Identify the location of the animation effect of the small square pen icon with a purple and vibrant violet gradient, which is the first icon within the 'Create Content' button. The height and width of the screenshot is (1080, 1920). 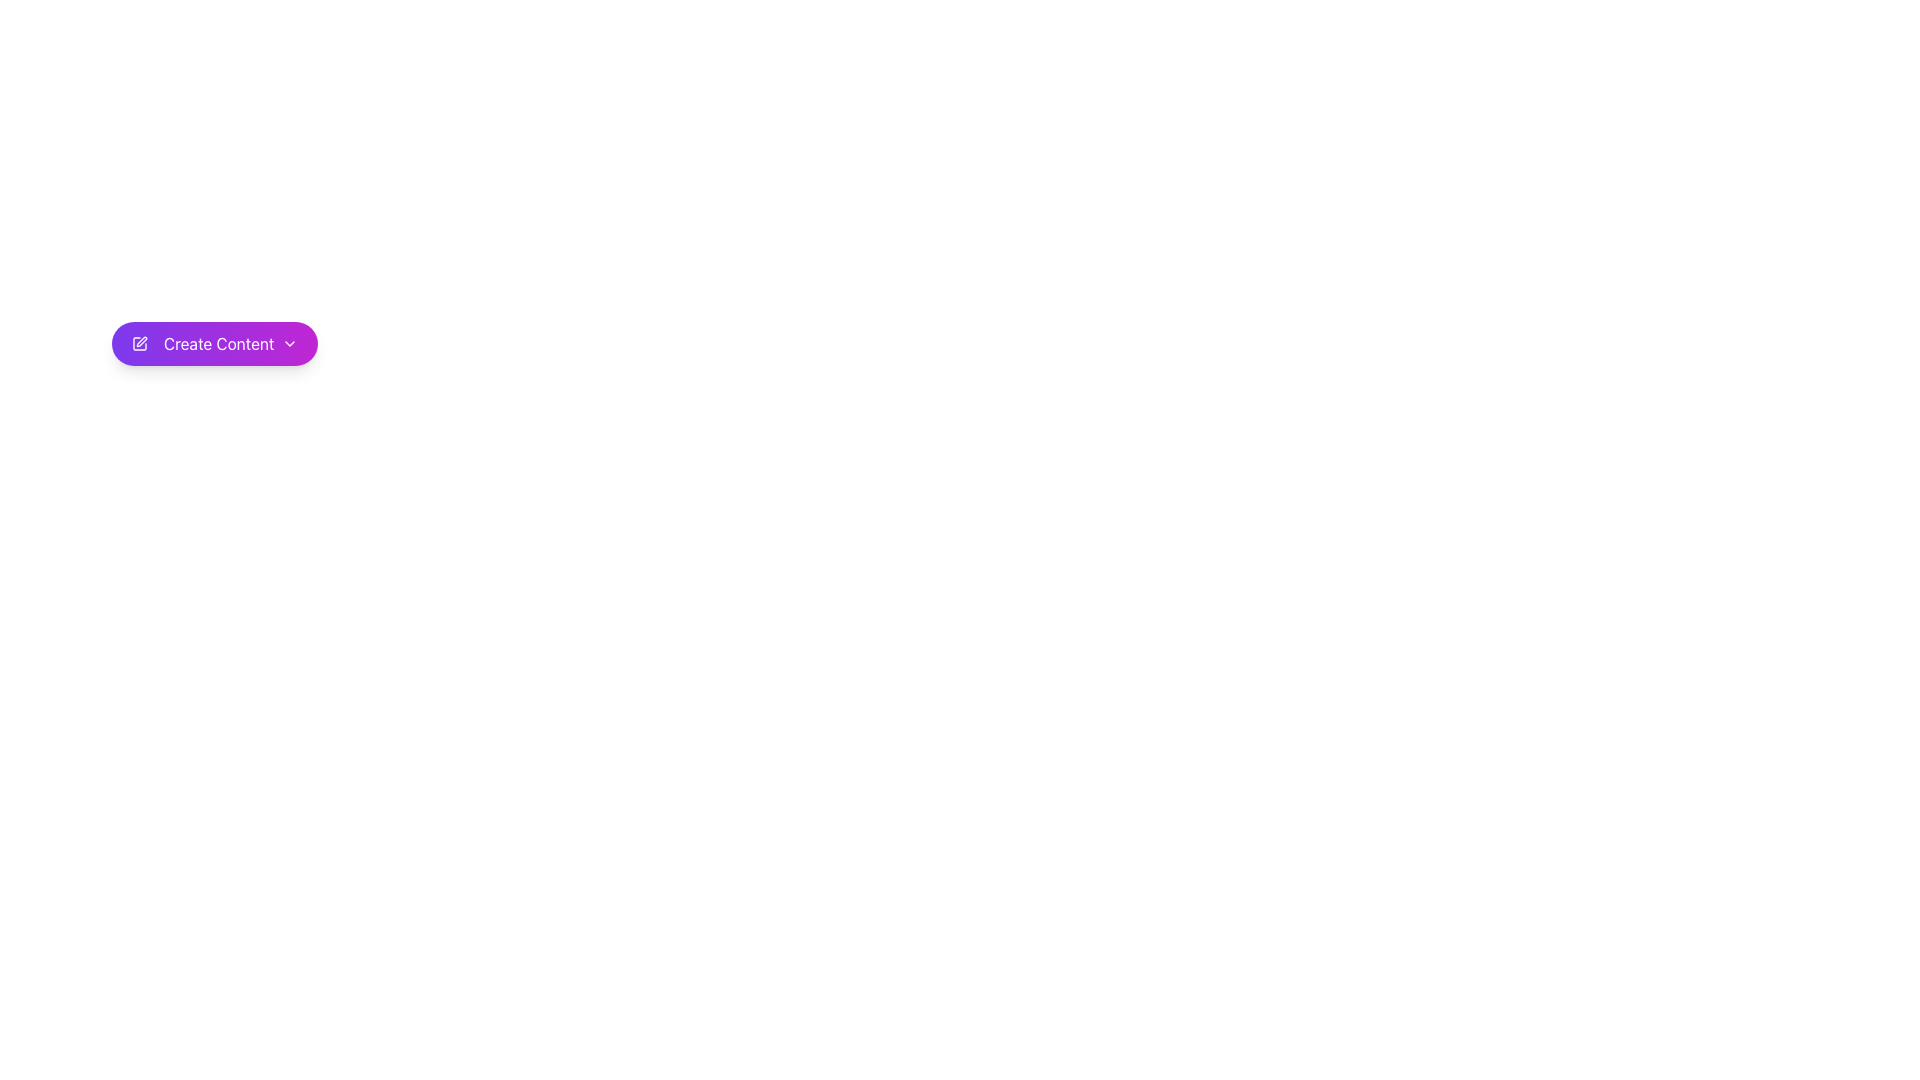
(138, 342).